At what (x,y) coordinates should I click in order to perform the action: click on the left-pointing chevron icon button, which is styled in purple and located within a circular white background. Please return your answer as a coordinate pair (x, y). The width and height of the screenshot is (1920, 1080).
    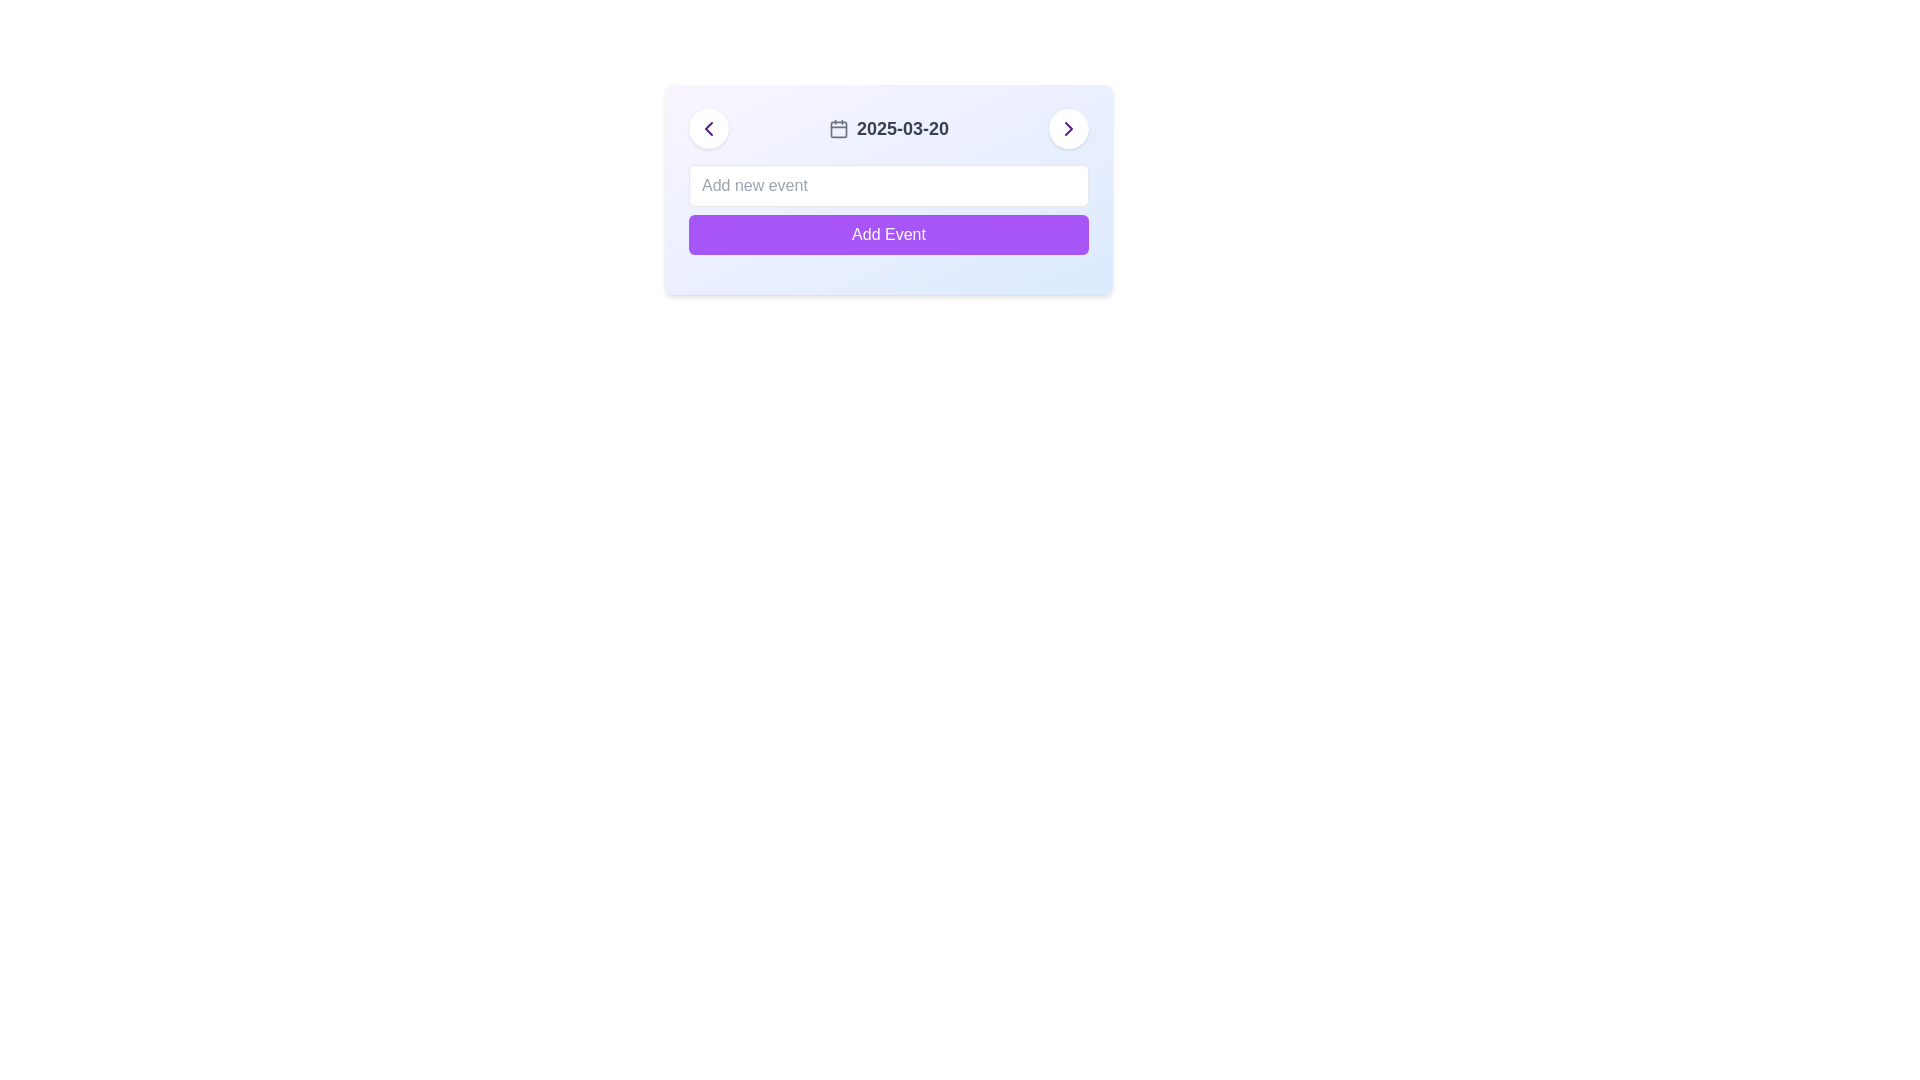
    Looking at the image, I should click on (709, 128).